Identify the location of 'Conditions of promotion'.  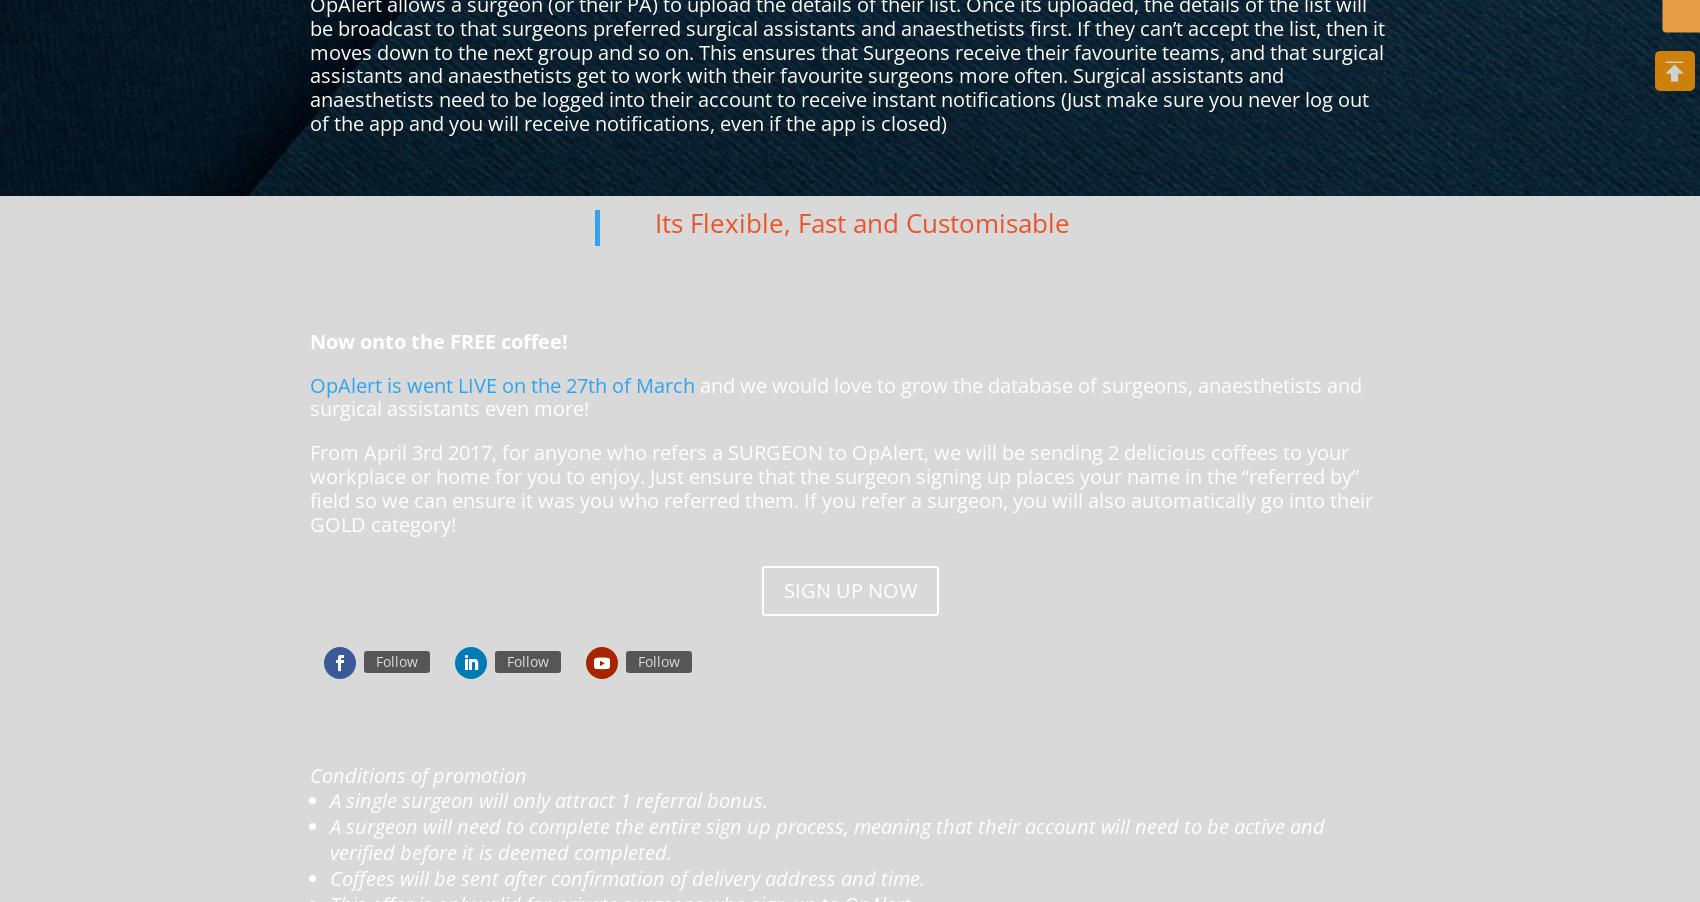
(417, 773).